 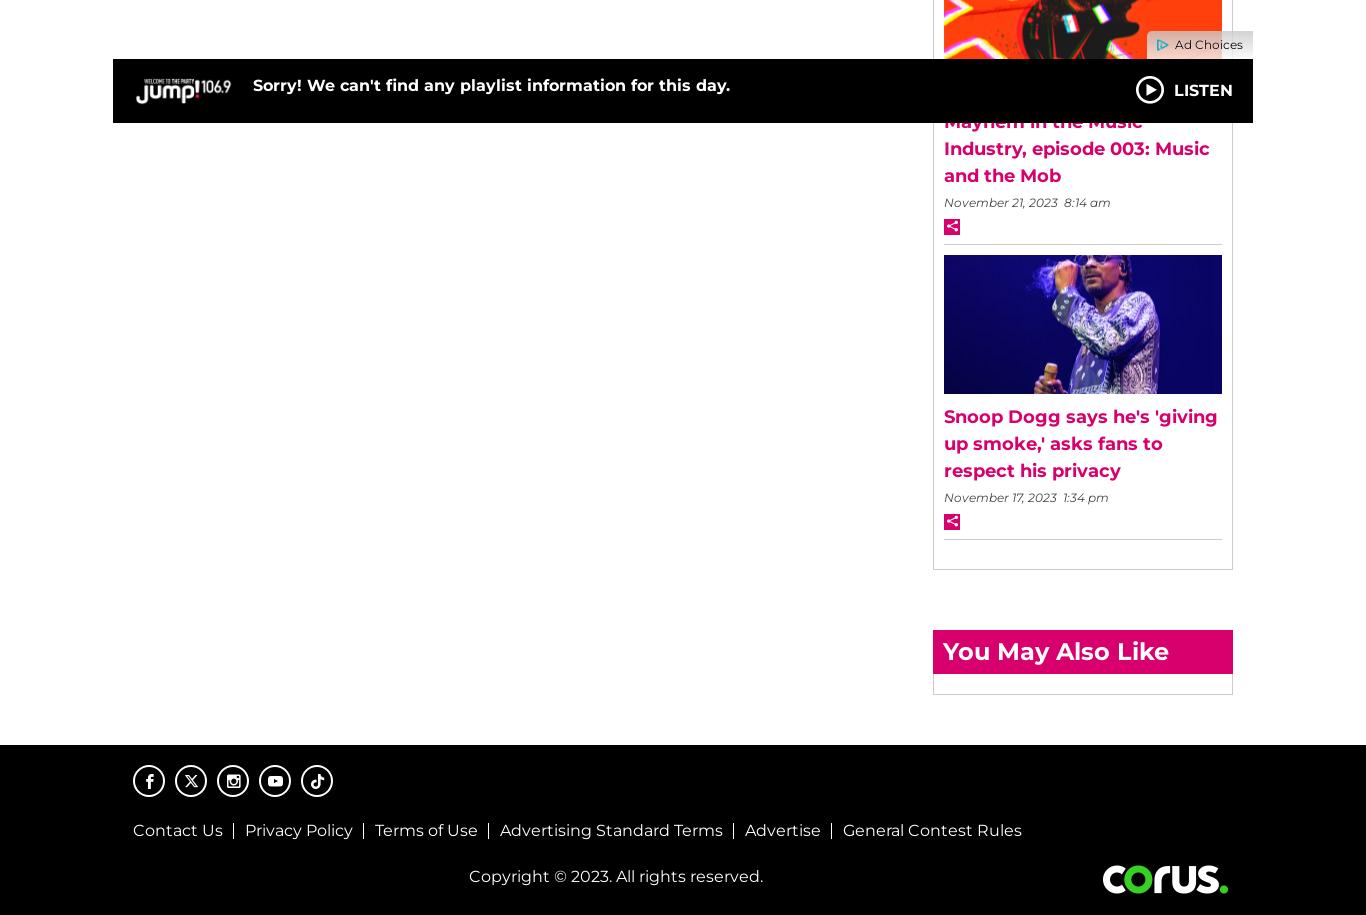 I want to click on 'Advertise', so click(x=745, y=830).